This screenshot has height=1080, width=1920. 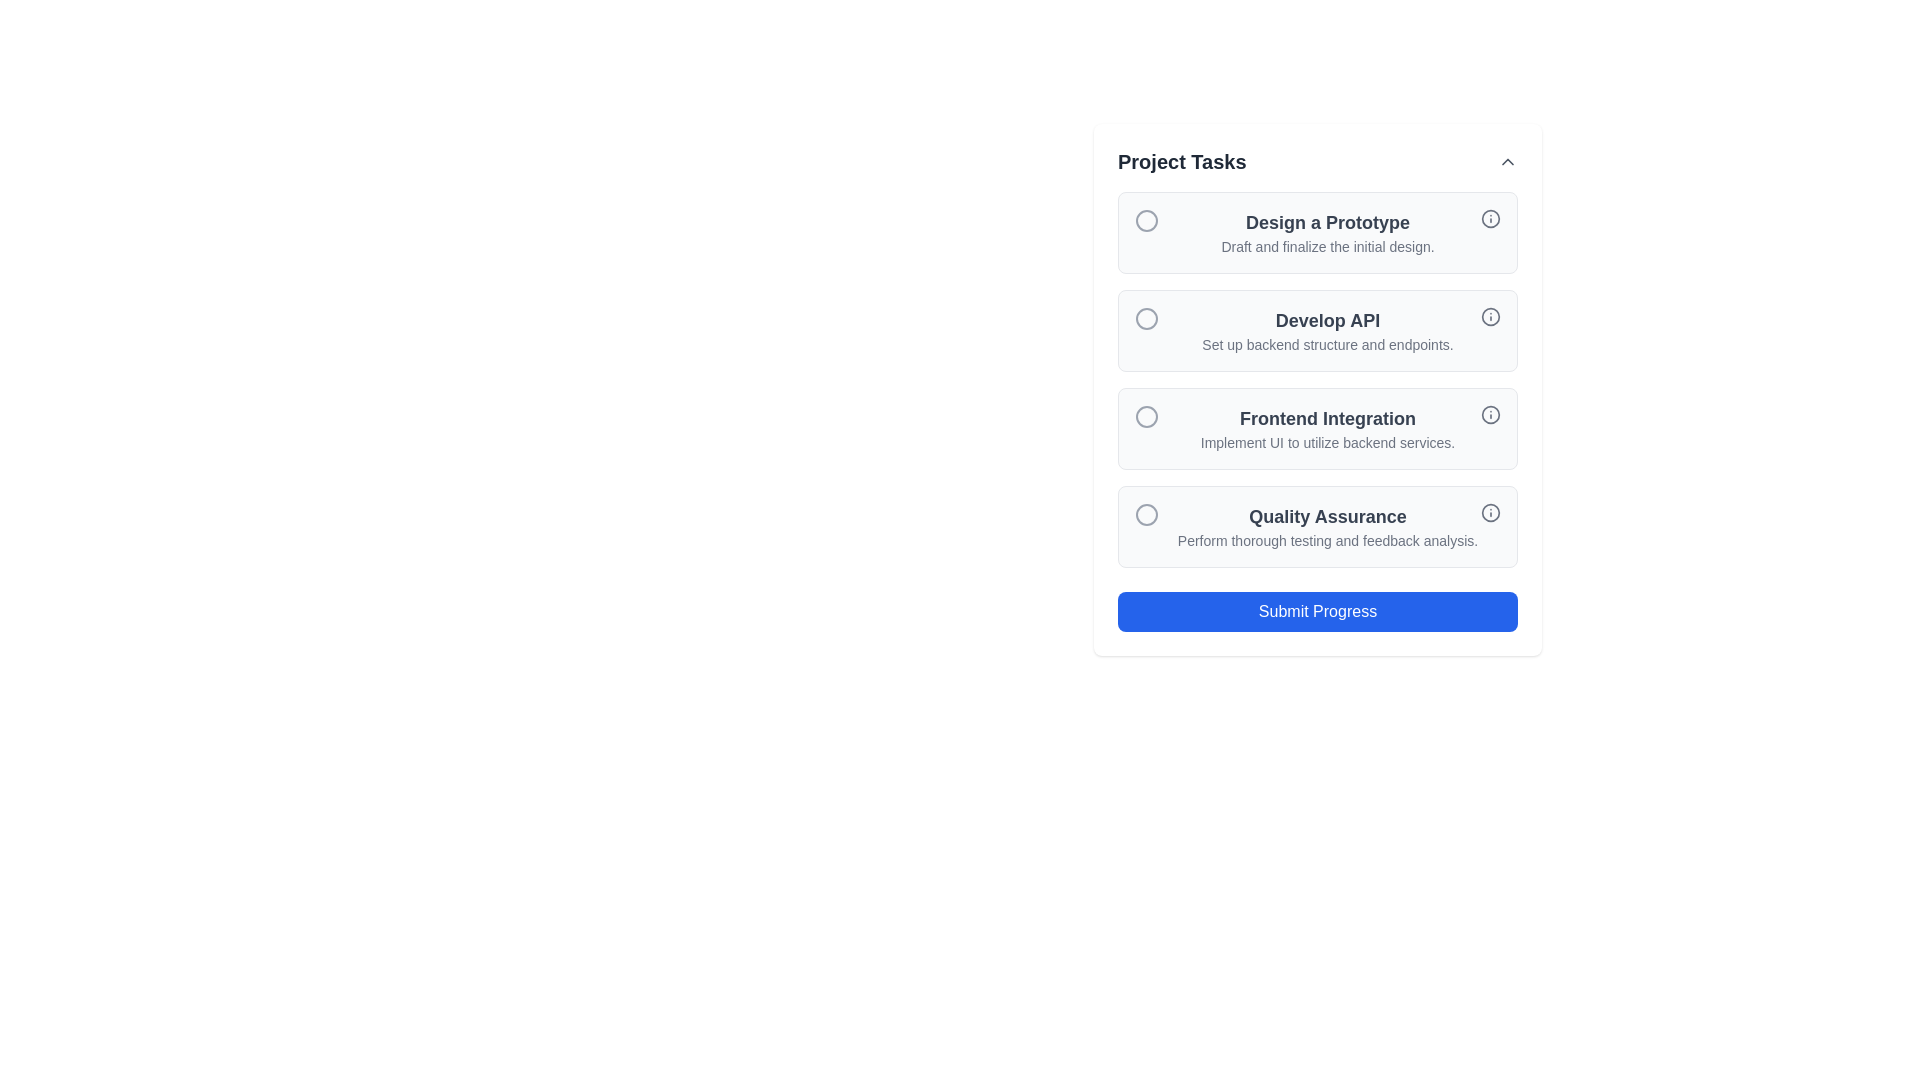 I want to click on the circular indicator next to the 'Quality Assurance' task to trigger a tooltip or hover effect, so click(x=1147, y=514).